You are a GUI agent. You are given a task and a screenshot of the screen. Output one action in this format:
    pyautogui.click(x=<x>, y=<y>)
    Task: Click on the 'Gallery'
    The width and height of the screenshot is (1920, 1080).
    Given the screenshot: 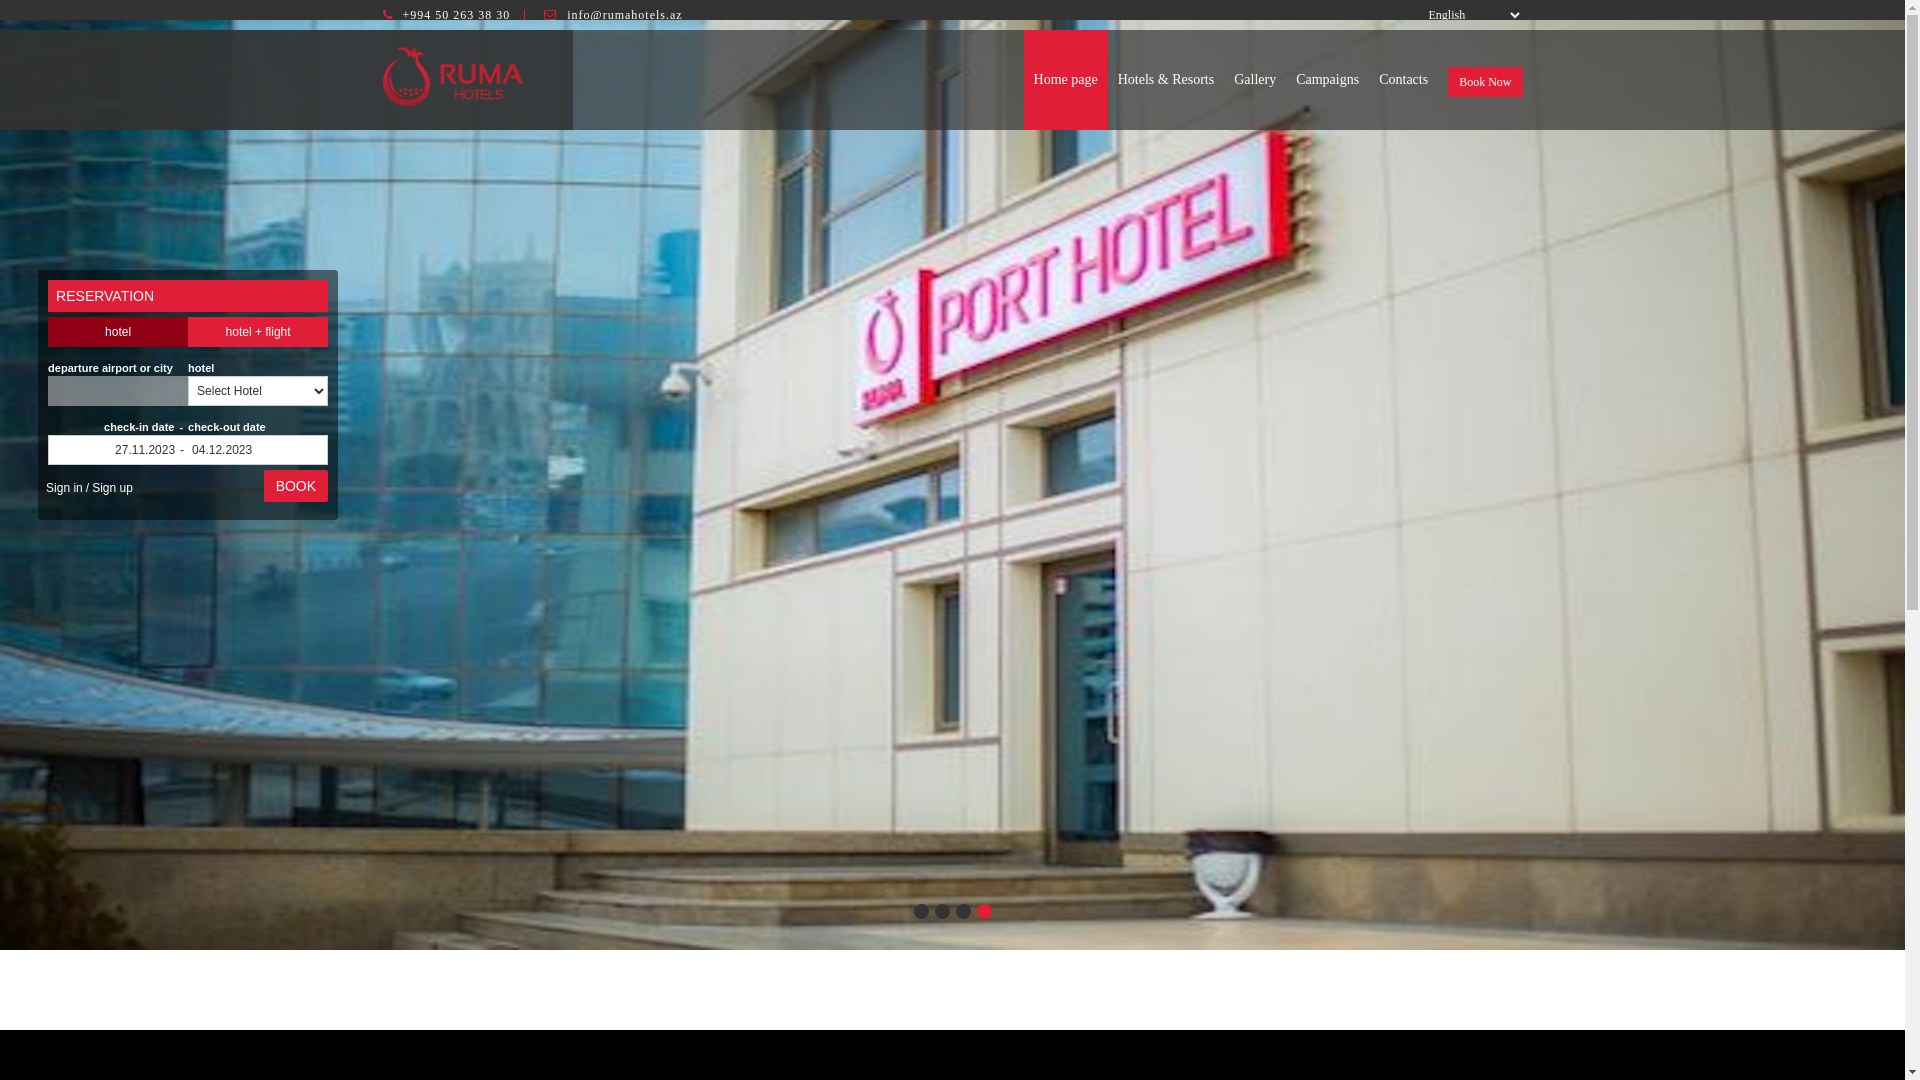 What is the action you would take?
    pyautogui.click(x=1253, y=79)
    